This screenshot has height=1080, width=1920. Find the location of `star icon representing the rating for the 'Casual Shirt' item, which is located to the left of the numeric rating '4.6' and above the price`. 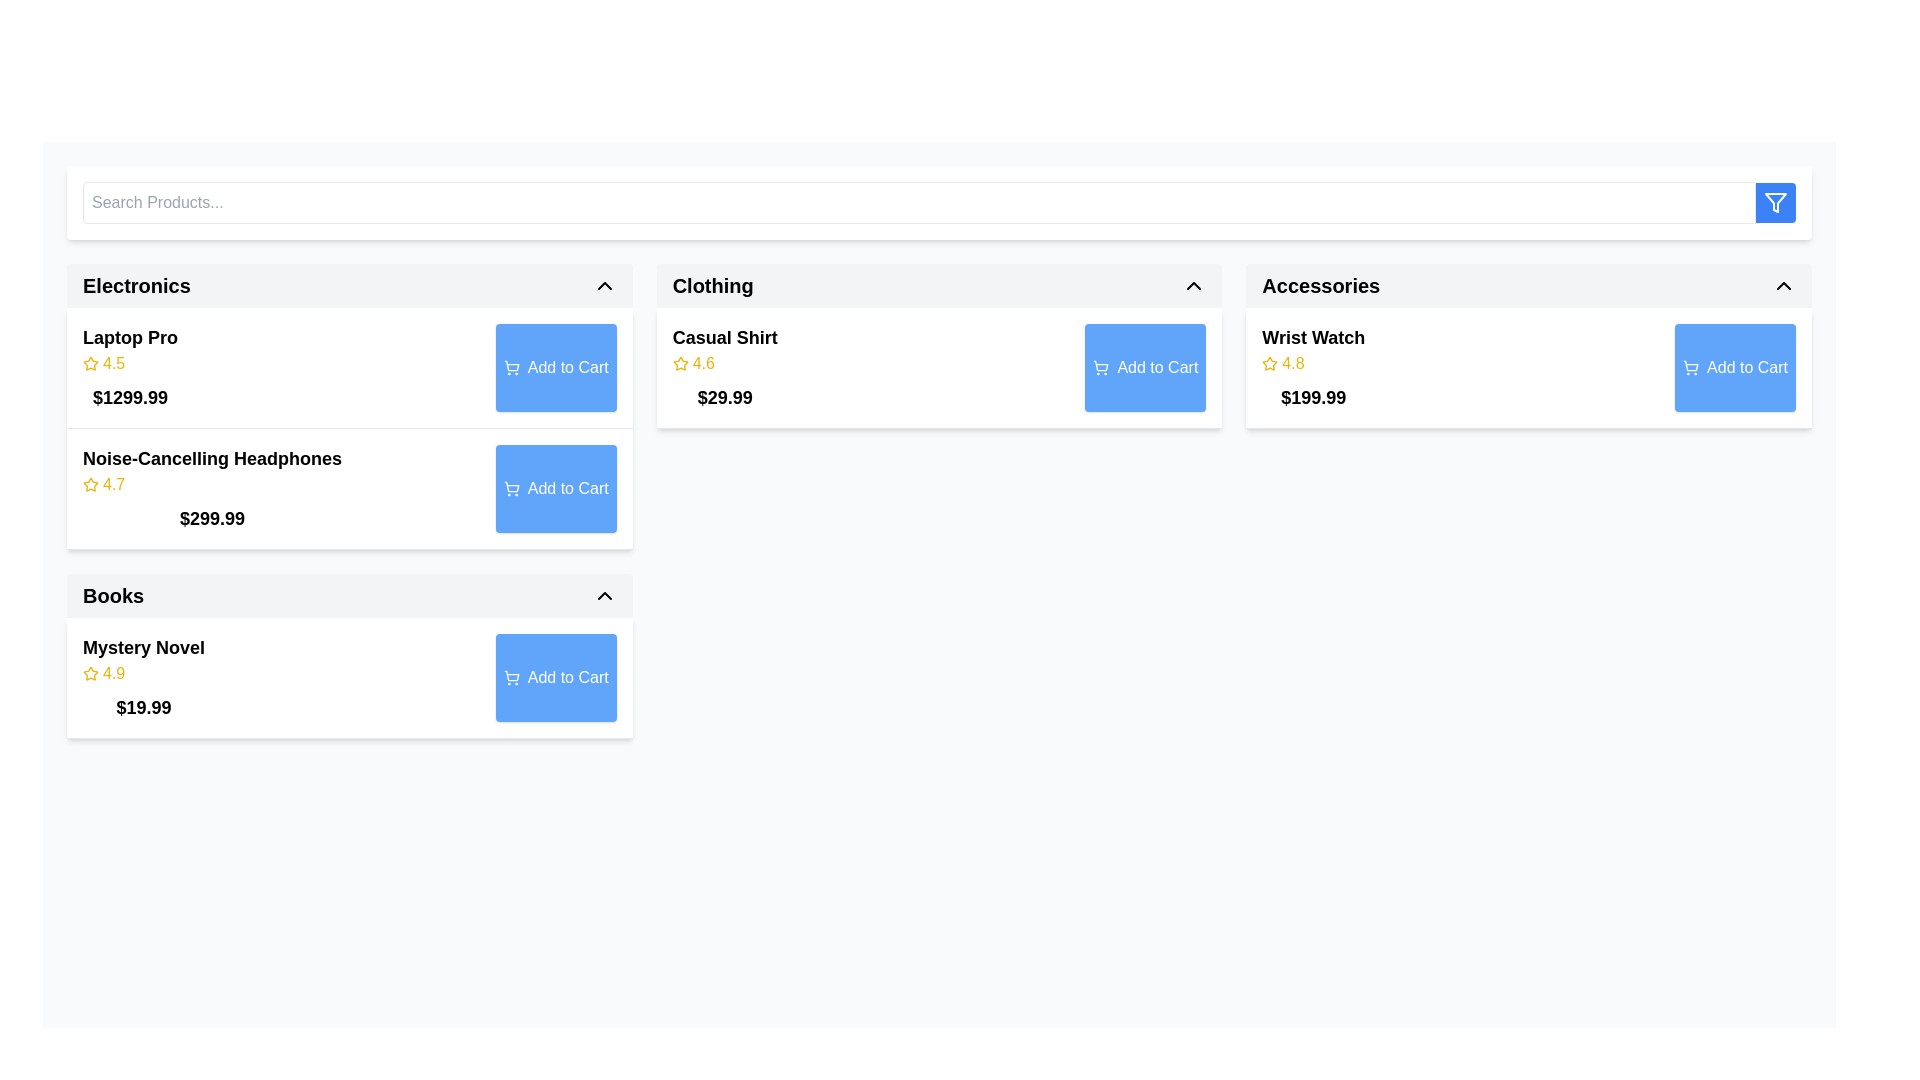

star icon representing the rating for the 'Casual Shirt' item, which is located to the left of the numeric rating '4.6' and above the price is located at coordinates (680, 363).